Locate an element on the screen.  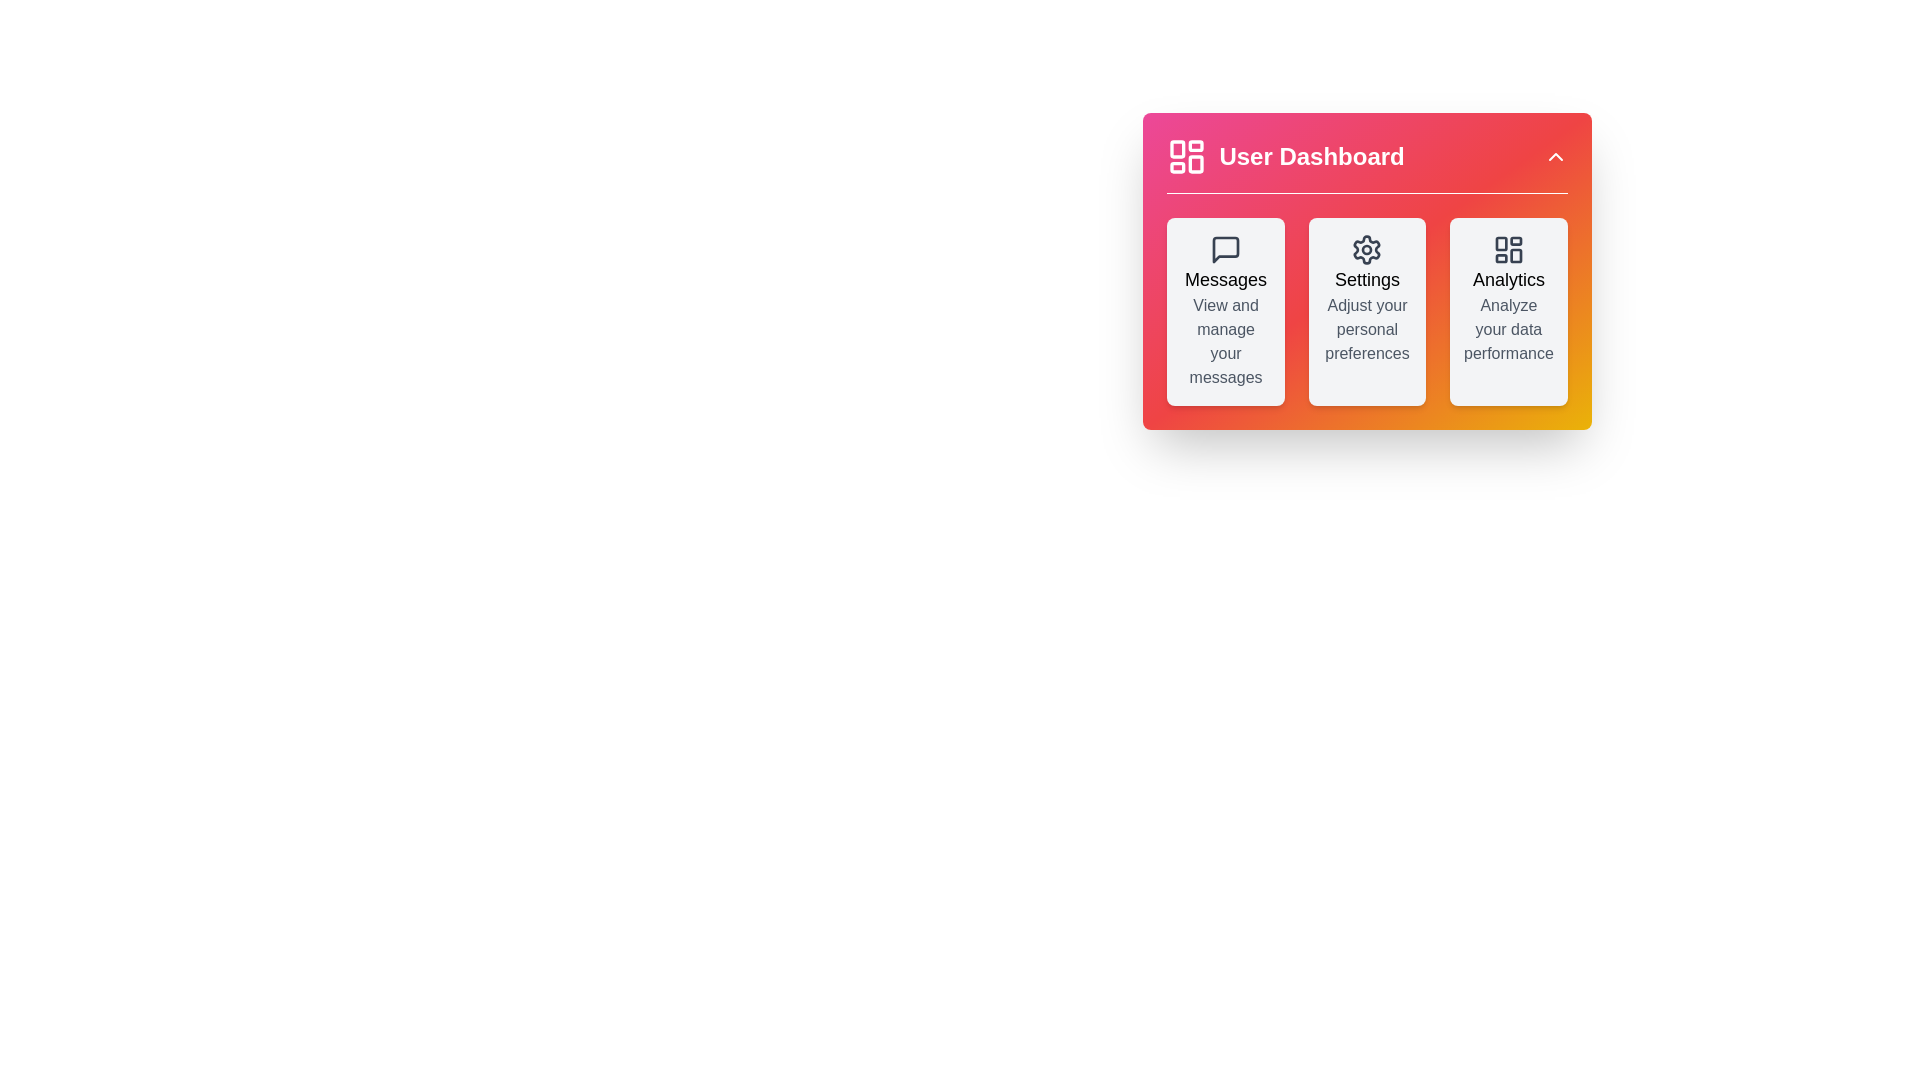
the gray gear-shaped icon within the 'Settings' panel, which is centrally positioned above the text 'Settings' and 'Adjust your personal preferences' is located at coordinates (1366, 249).